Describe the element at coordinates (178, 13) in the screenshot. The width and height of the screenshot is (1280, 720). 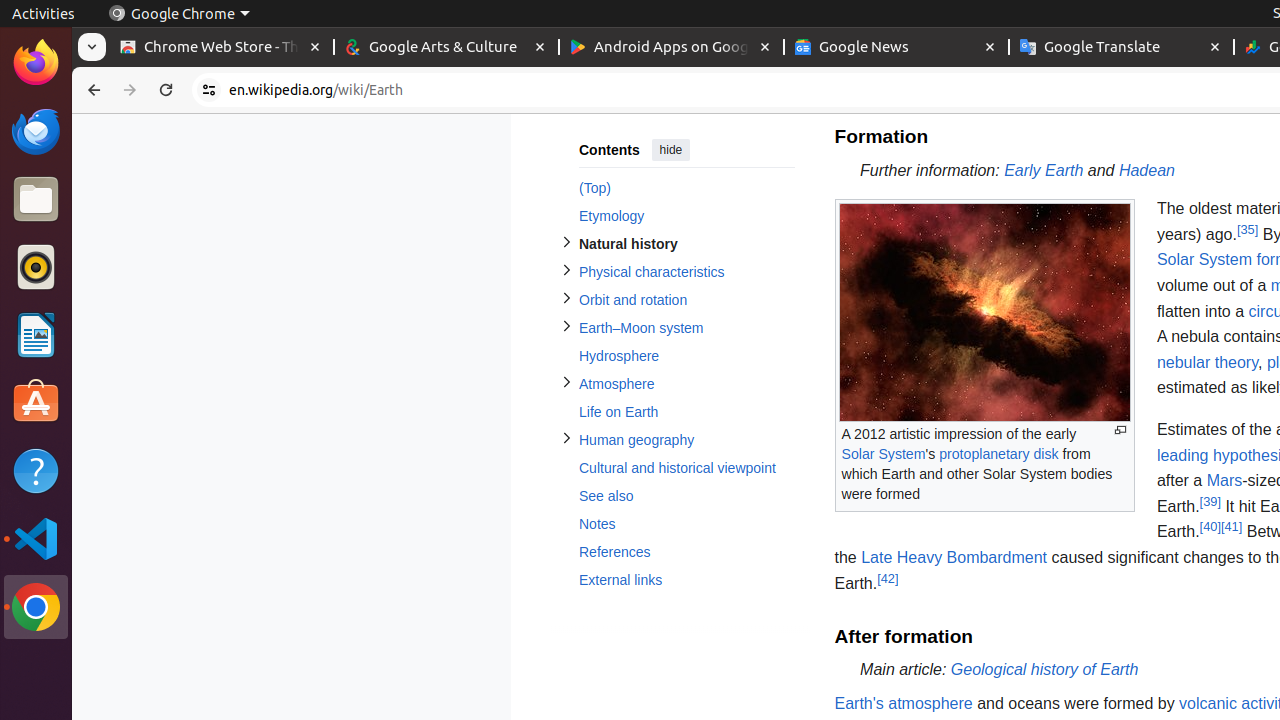
I see `'Google Chrome'` at that location.